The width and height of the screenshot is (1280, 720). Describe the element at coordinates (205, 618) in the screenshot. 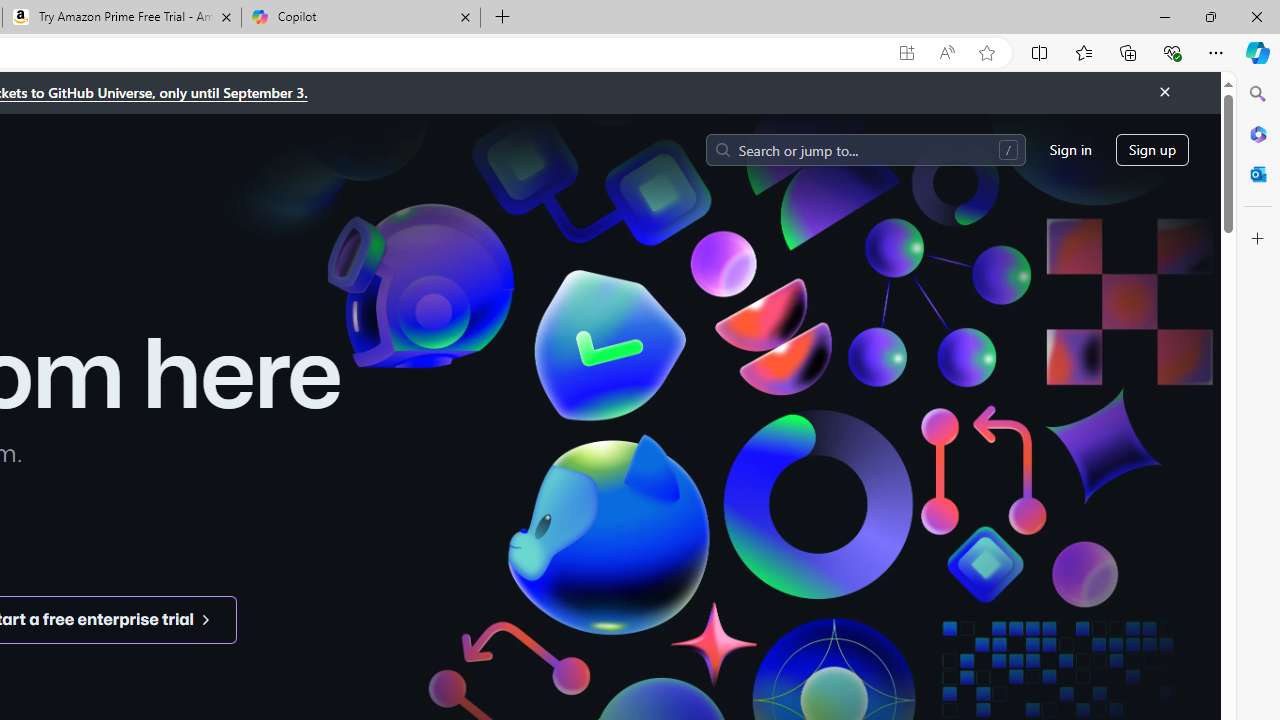

I see `'Class: octicon arrow-symbol-mktg'` at that location.